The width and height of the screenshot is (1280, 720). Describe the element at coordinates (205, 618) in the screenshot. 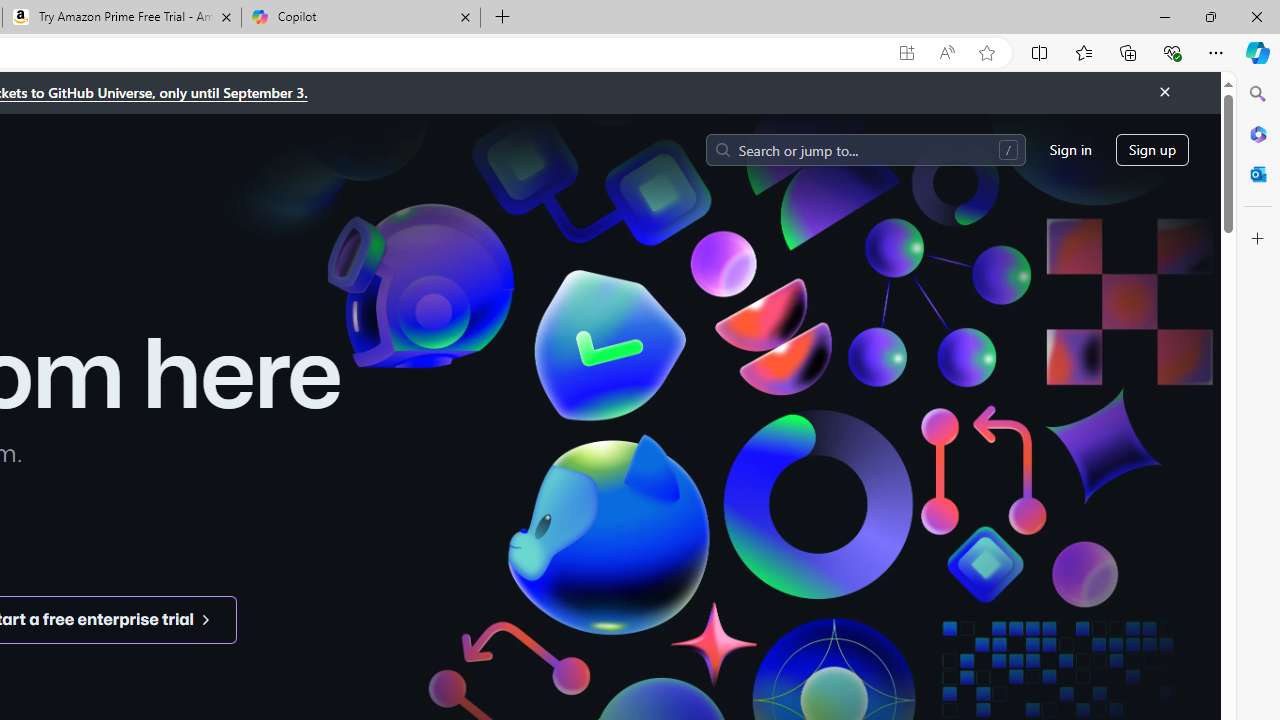

I see `'Class: octicon arrow-symbol-mktg'` at that location.